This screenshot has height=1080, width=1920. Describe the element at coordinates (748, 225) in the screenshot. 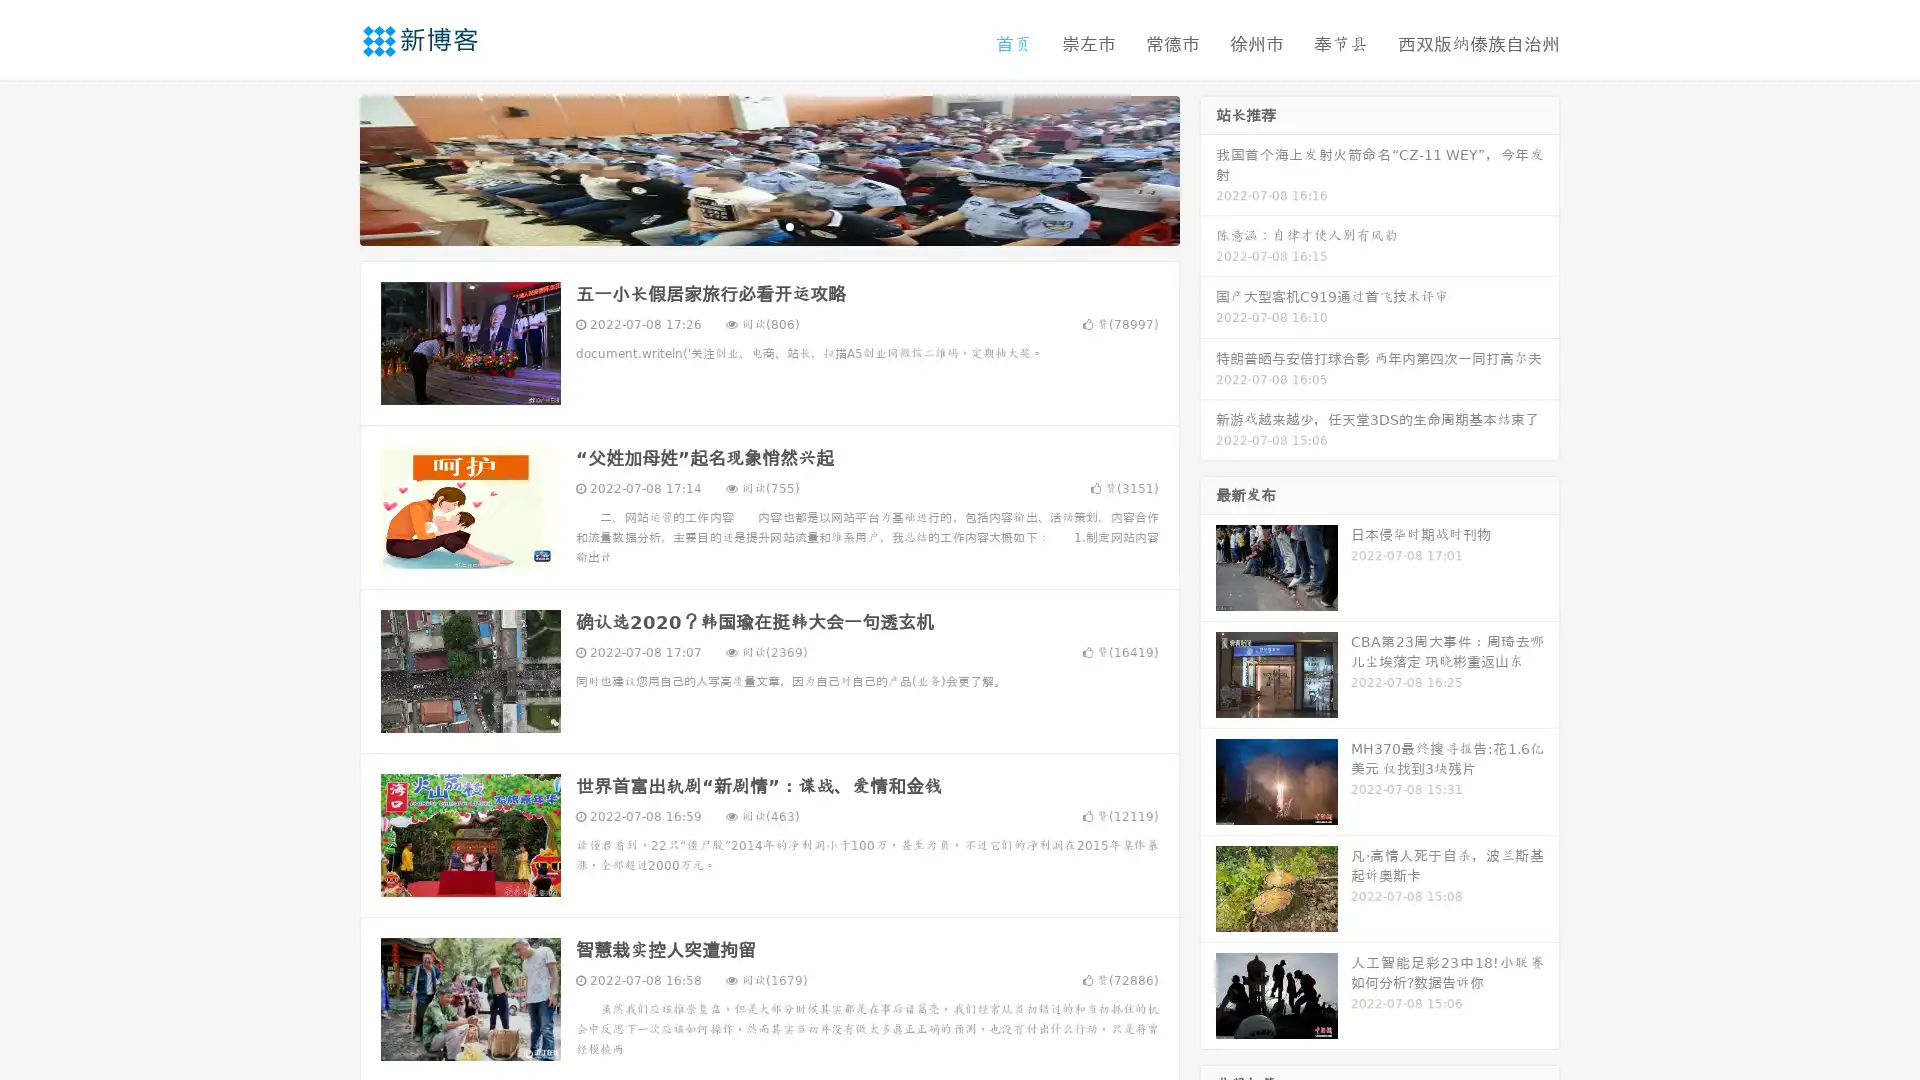

I see `Go to slide 1` at that location.